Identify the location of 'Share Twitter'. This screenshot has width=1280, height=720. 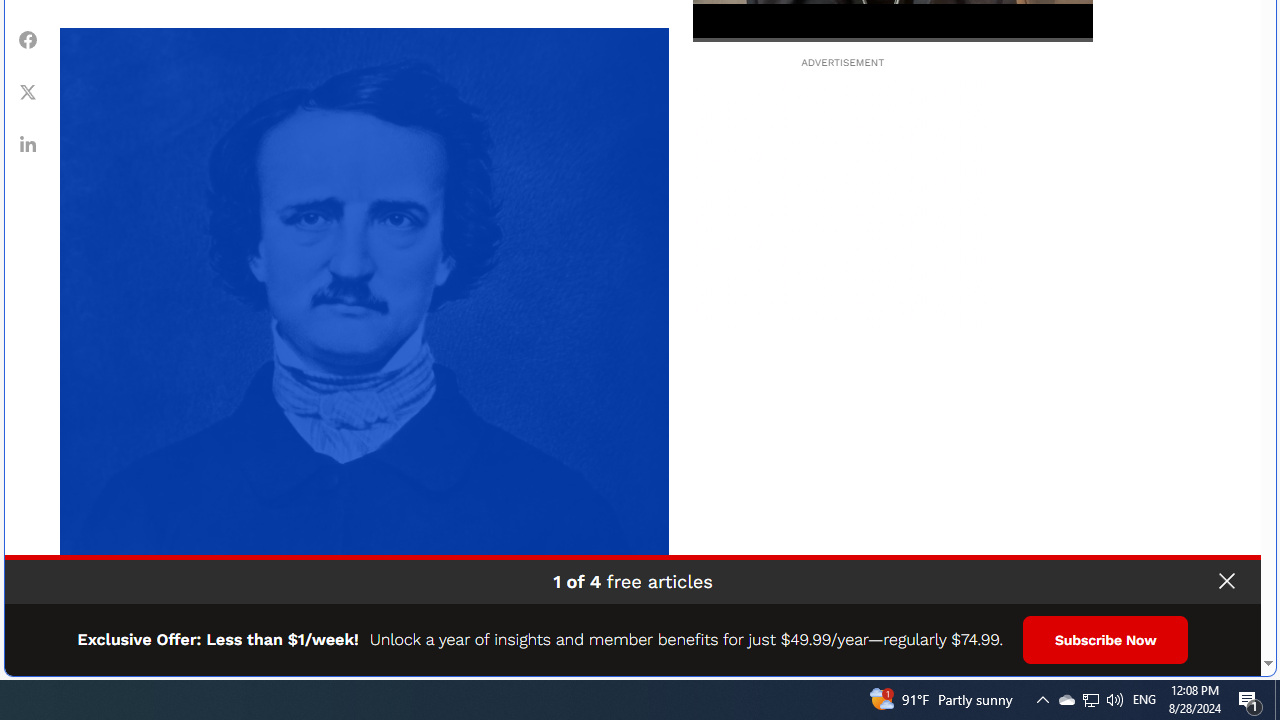
(28, 91).